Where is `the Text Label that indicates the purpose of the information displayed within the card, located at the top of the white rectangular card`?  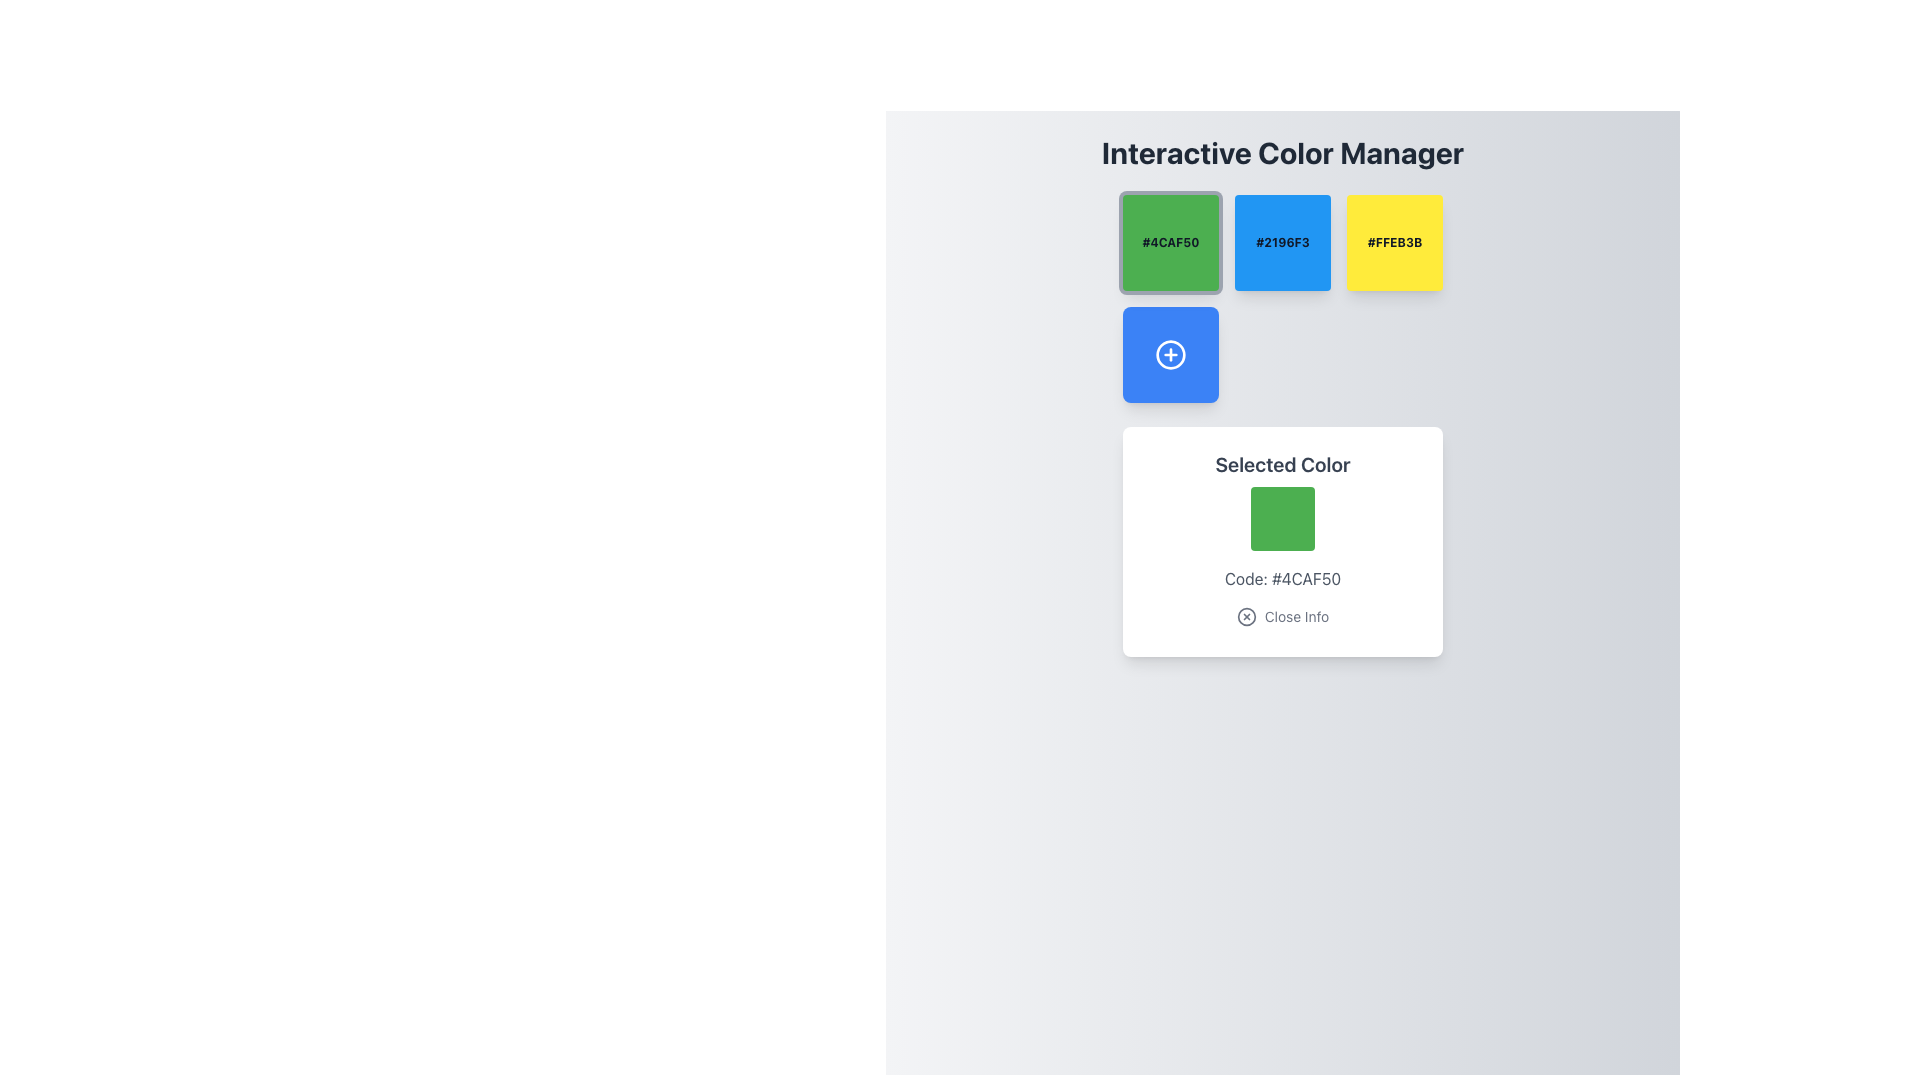
the Text Label that indicates the purpose of the information displayed within the card, located at the top of the white rectangular card is located at coordinates (1282, 465).